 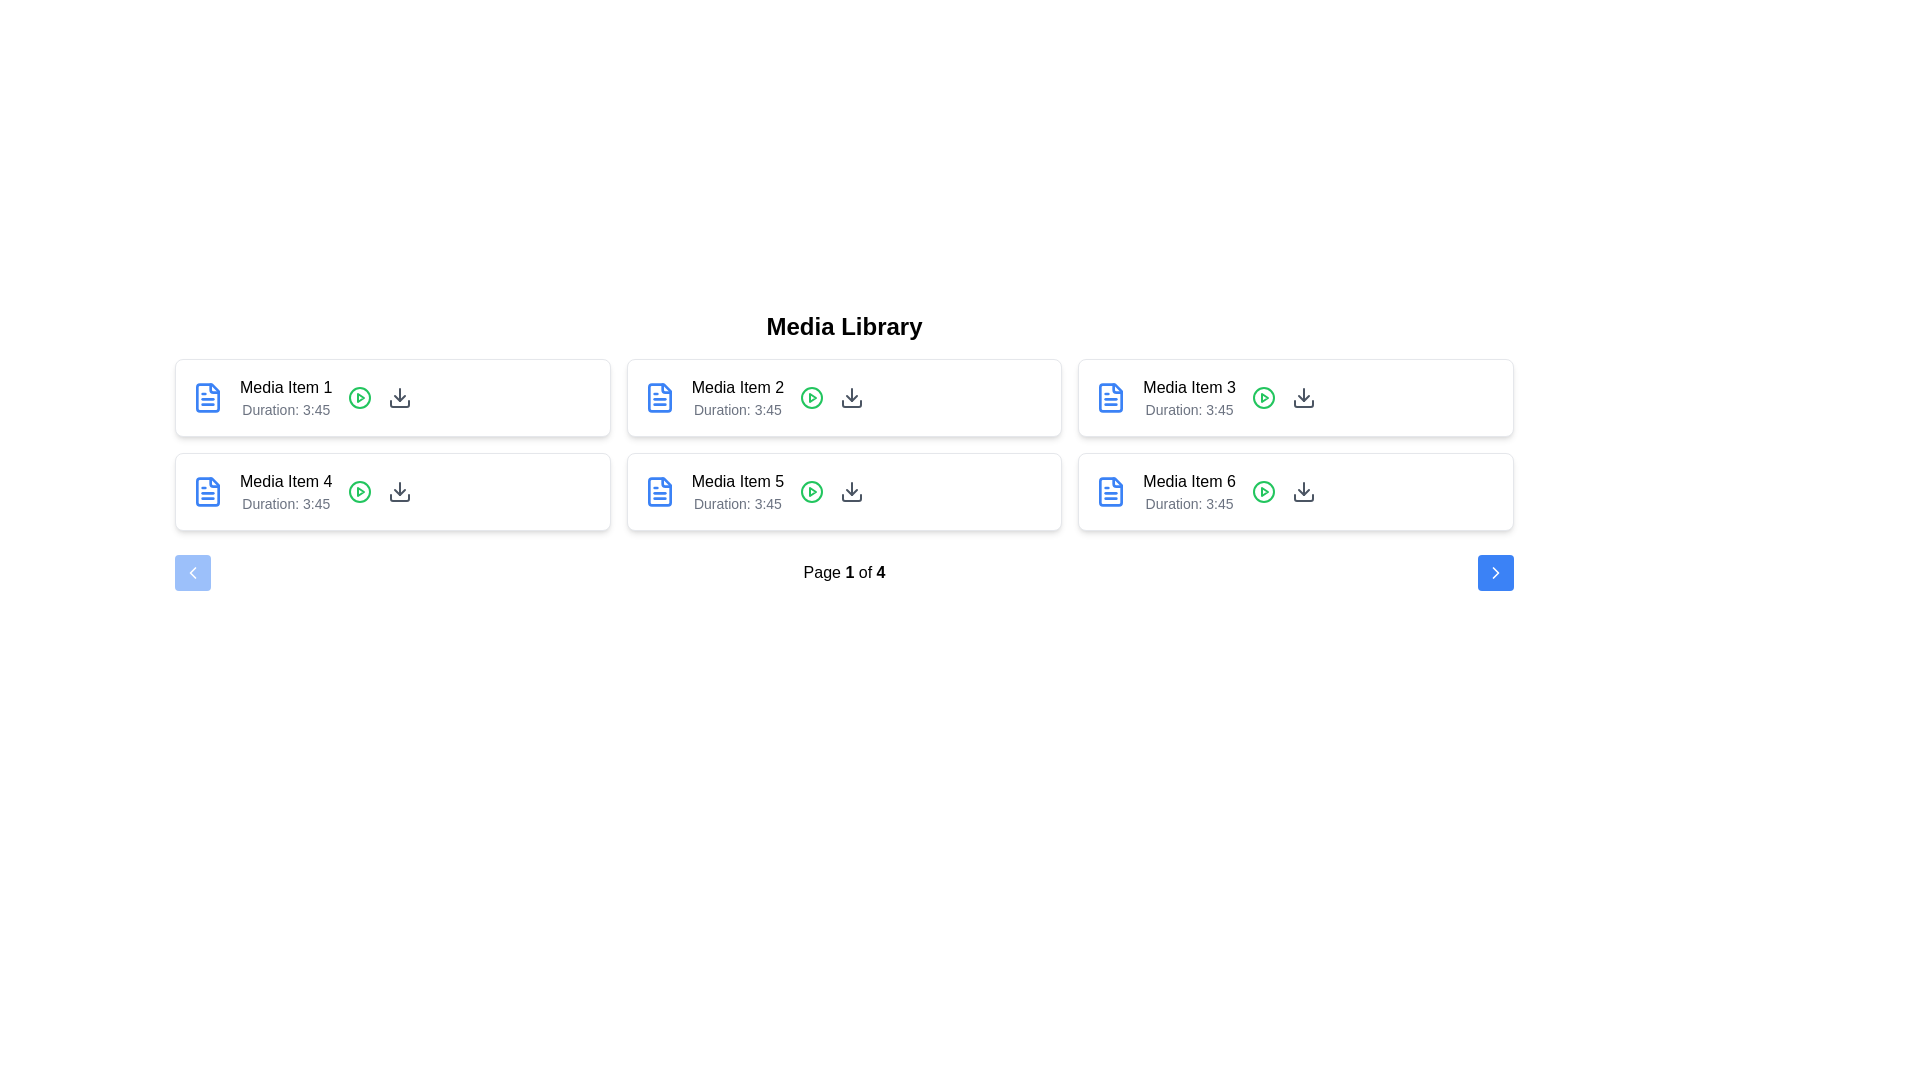 What do you see at coordinates (1189, 408) in the screenshot?
I see `the informational text label displaying the duration of 'Media Item 3', located directly below the title in the top-right quadrant of the layout` at bounding box center [1189, 408].